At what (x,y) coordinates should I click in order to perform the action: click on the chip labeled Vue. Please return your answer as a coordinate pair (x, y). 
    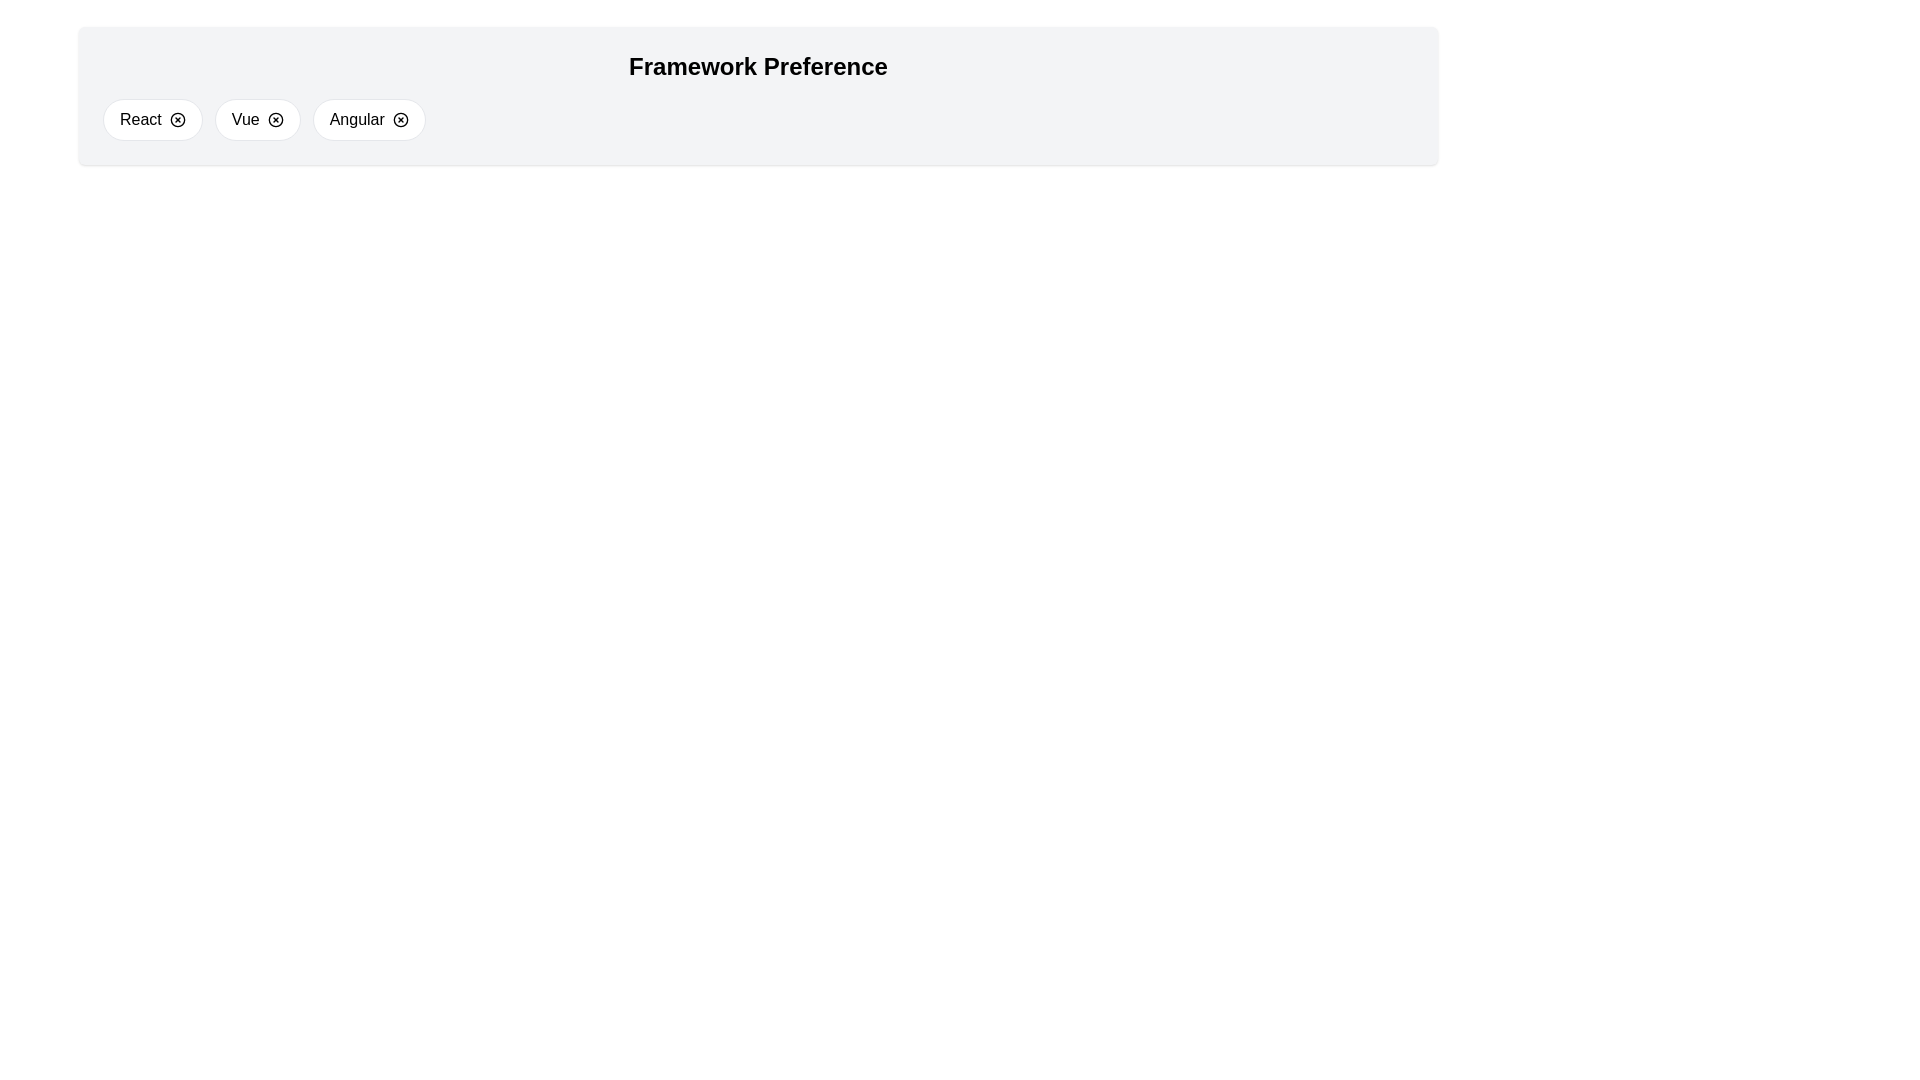
    Looking at the image, I should click on (256, 119).